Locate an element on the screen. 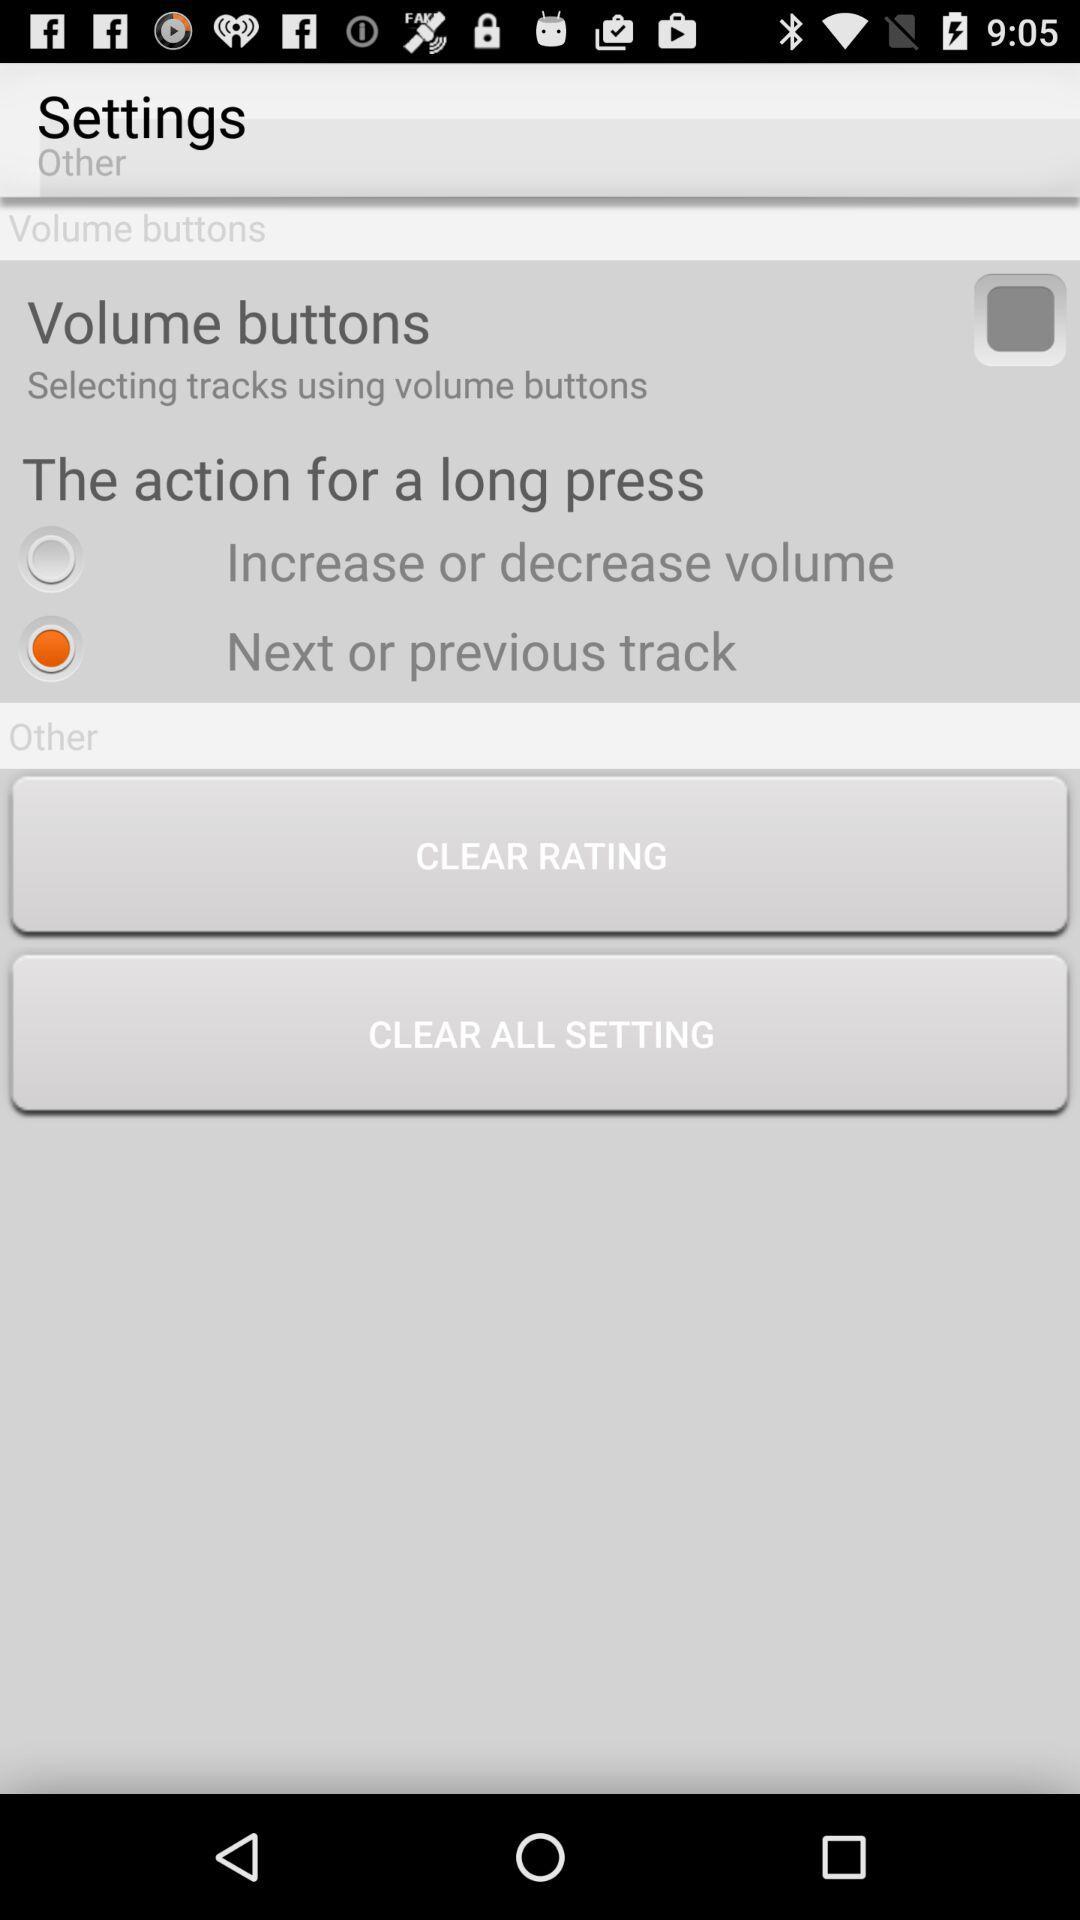  icon below the increase or decrease icon is located at coordinates (372, 649).